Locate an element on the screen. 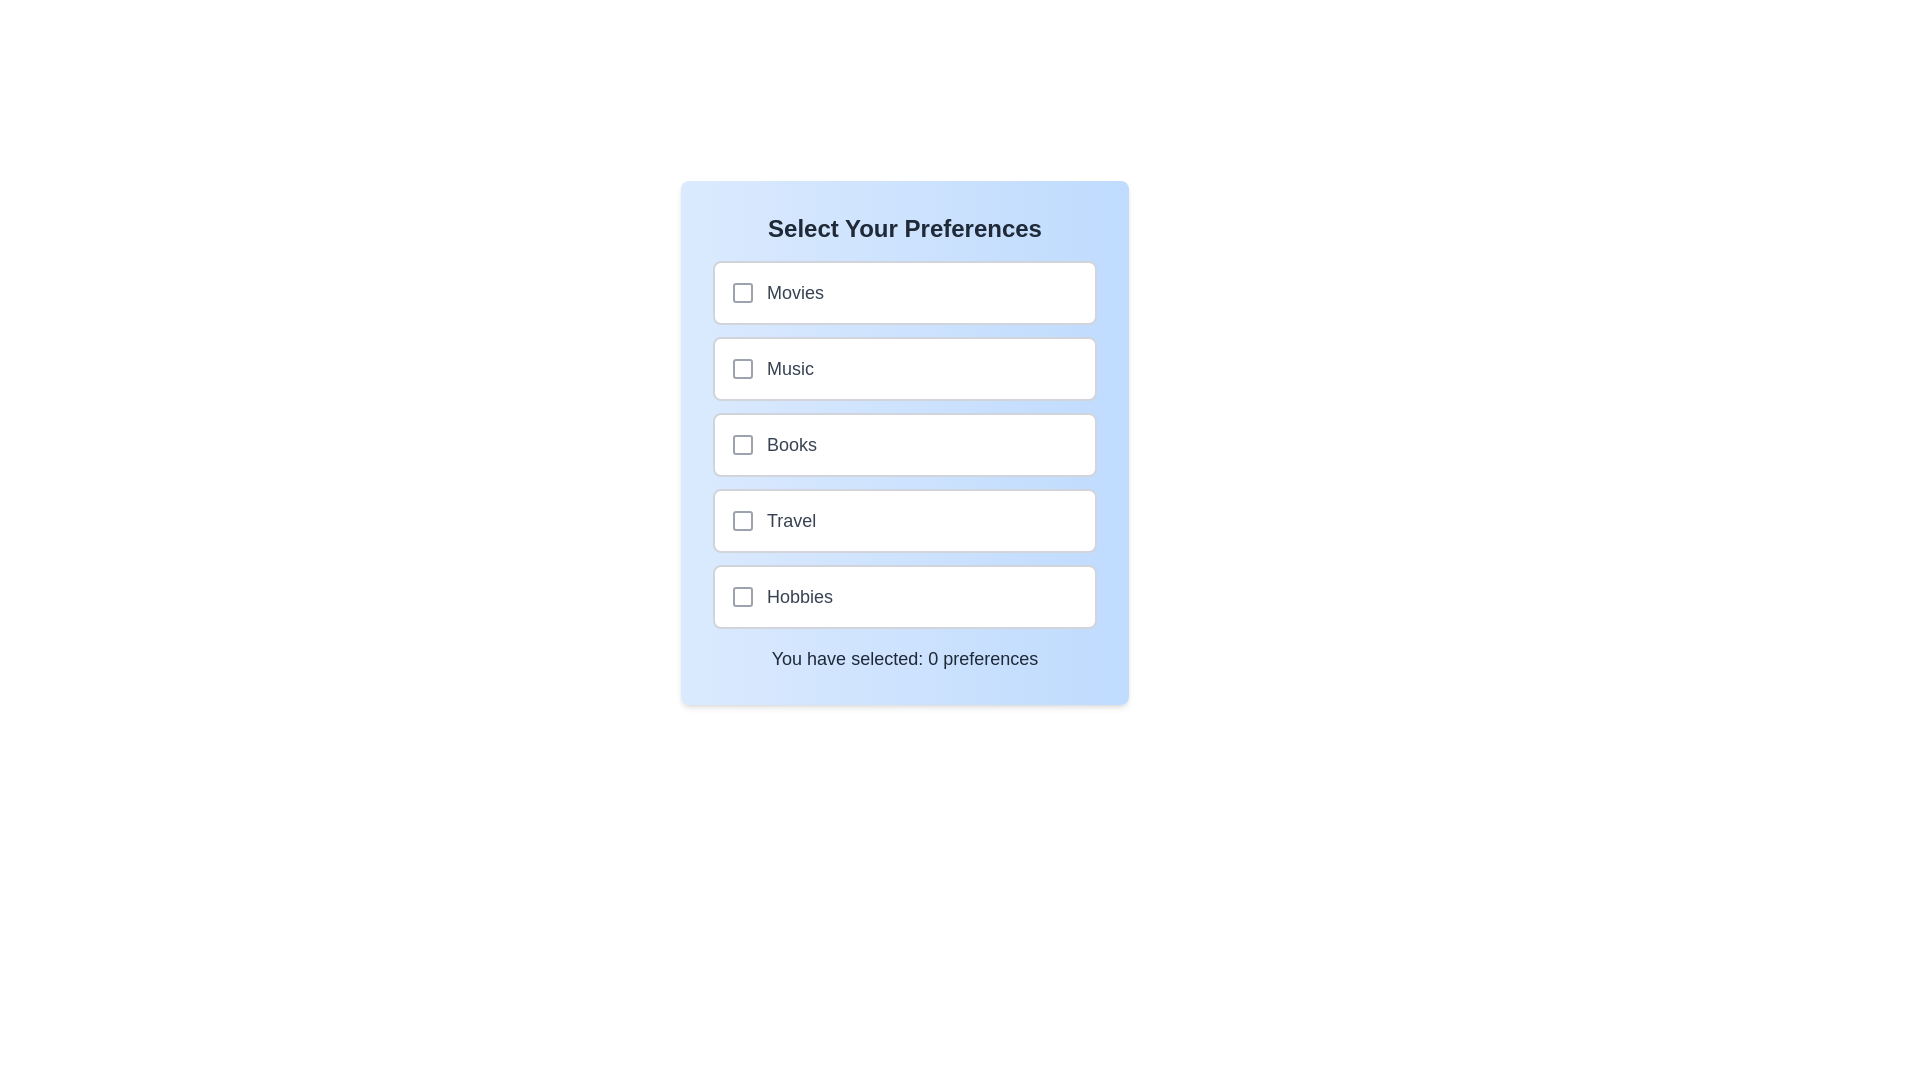 The height and width of the screenshot is (1080, 1920). the checkbox corresponding to Travel to toggle its selection is located at coordinates (742, 519).